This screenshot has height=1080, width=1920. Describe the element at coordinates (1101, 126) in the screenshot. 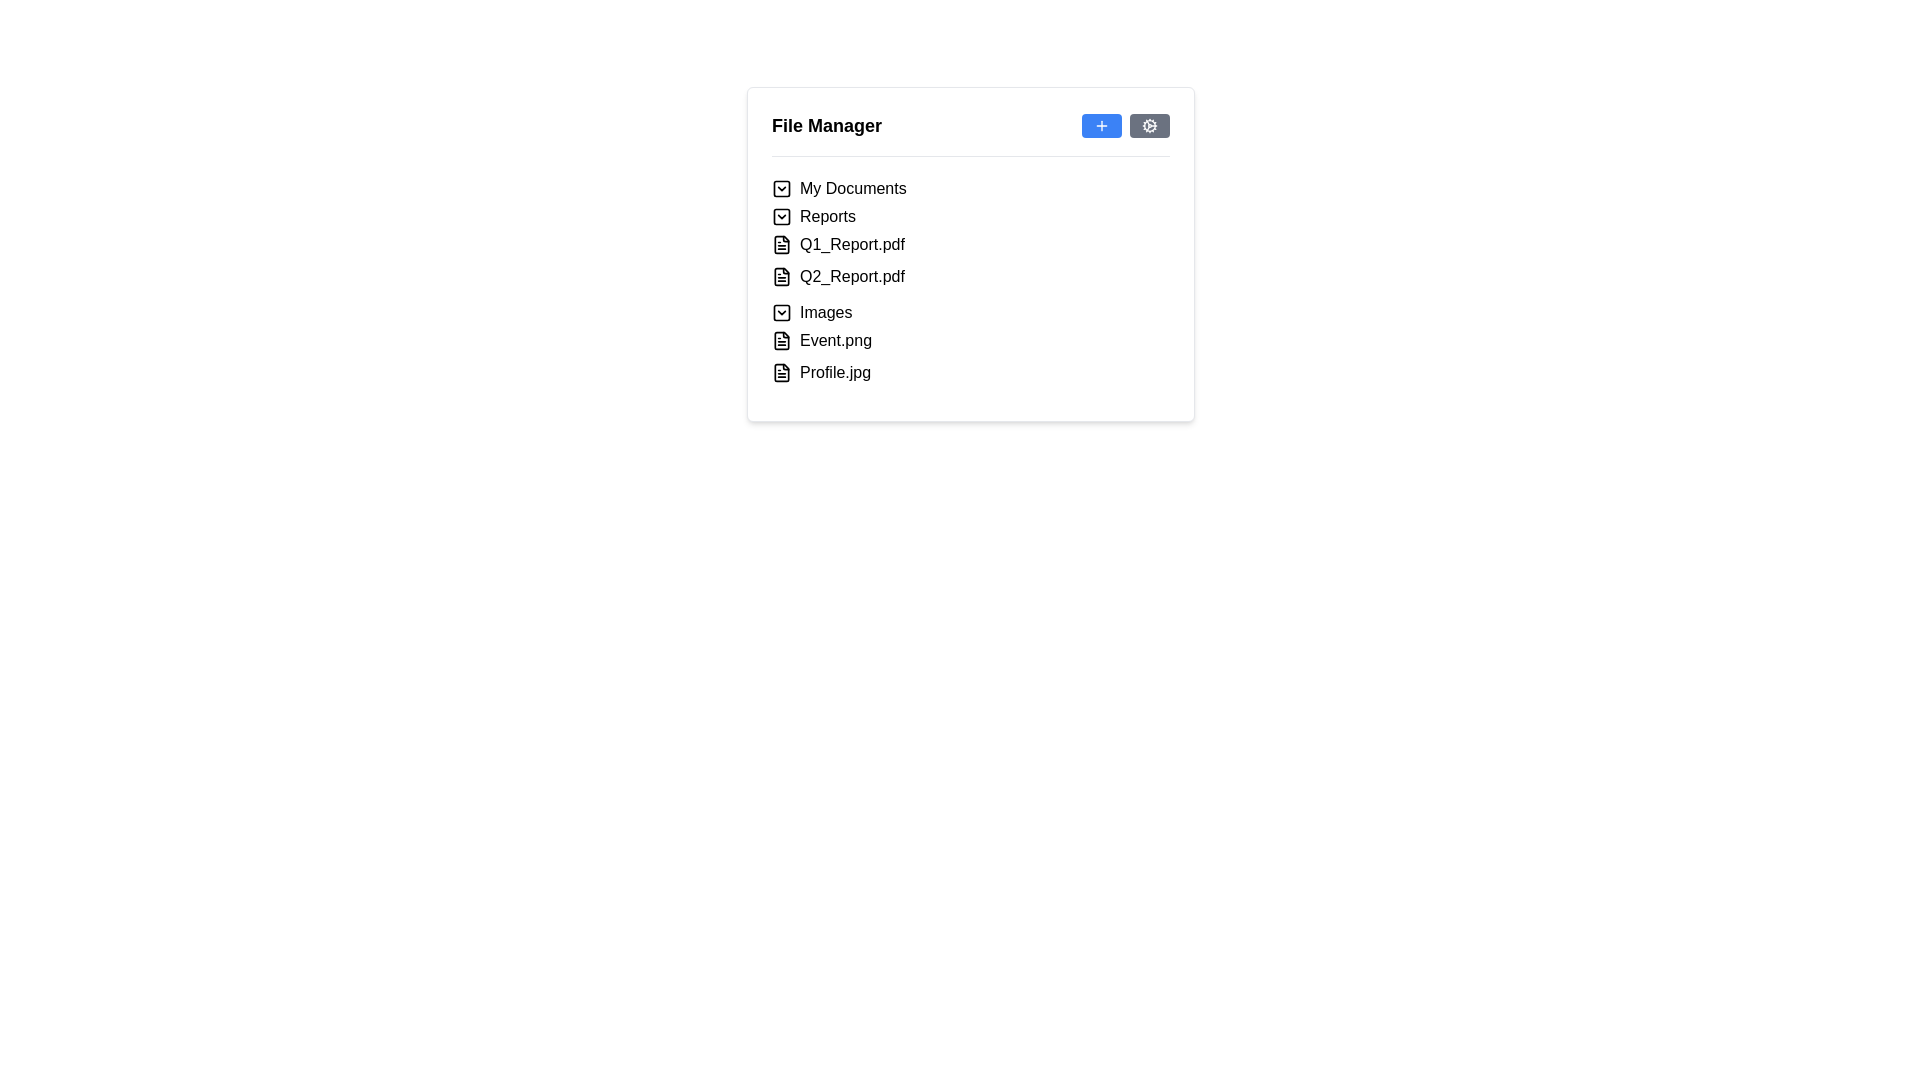

I see `the 'create' or 'add' action button located at the top-right corner of the 'File Manager' interface, adjacent to the gear icon` at that location.